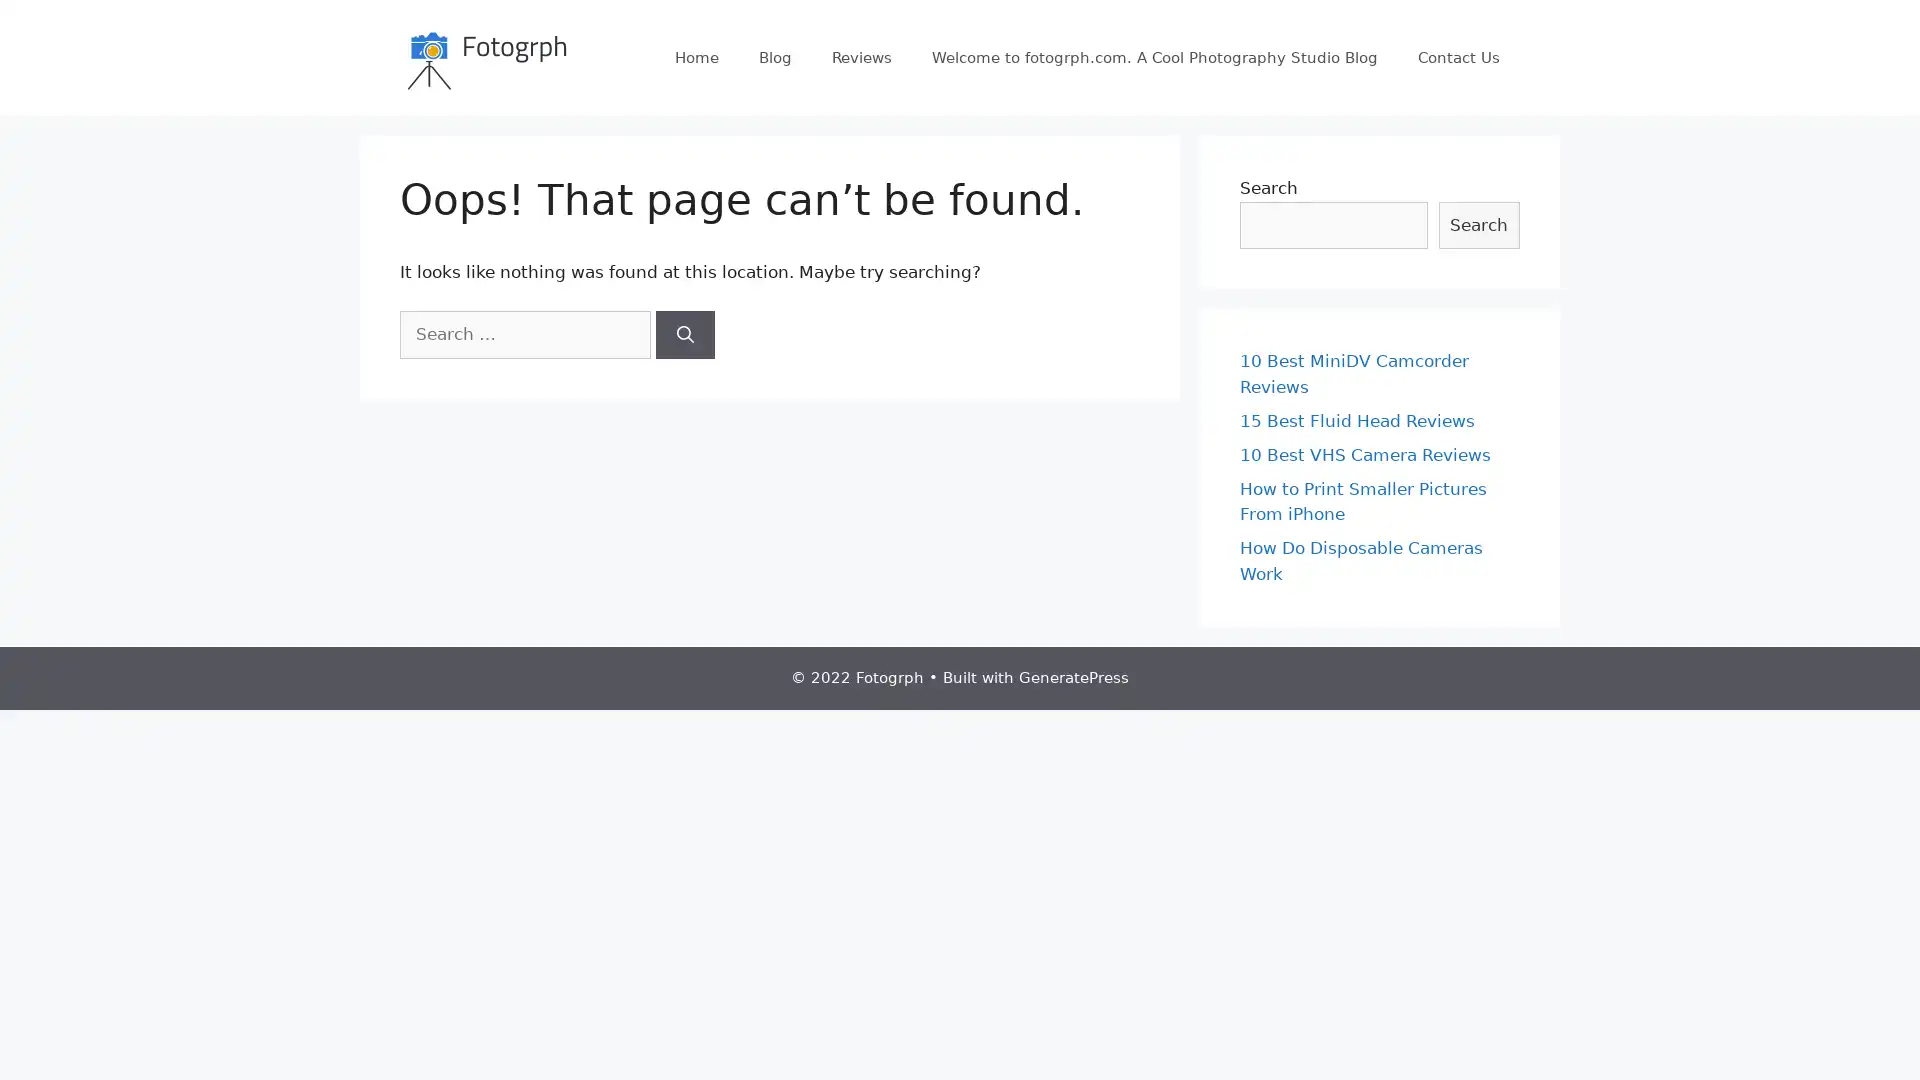 This screenshot has width=1920, height=1080. Describe the element at coordinates (685, 333) in the screenshot. I see `Search` at that location.